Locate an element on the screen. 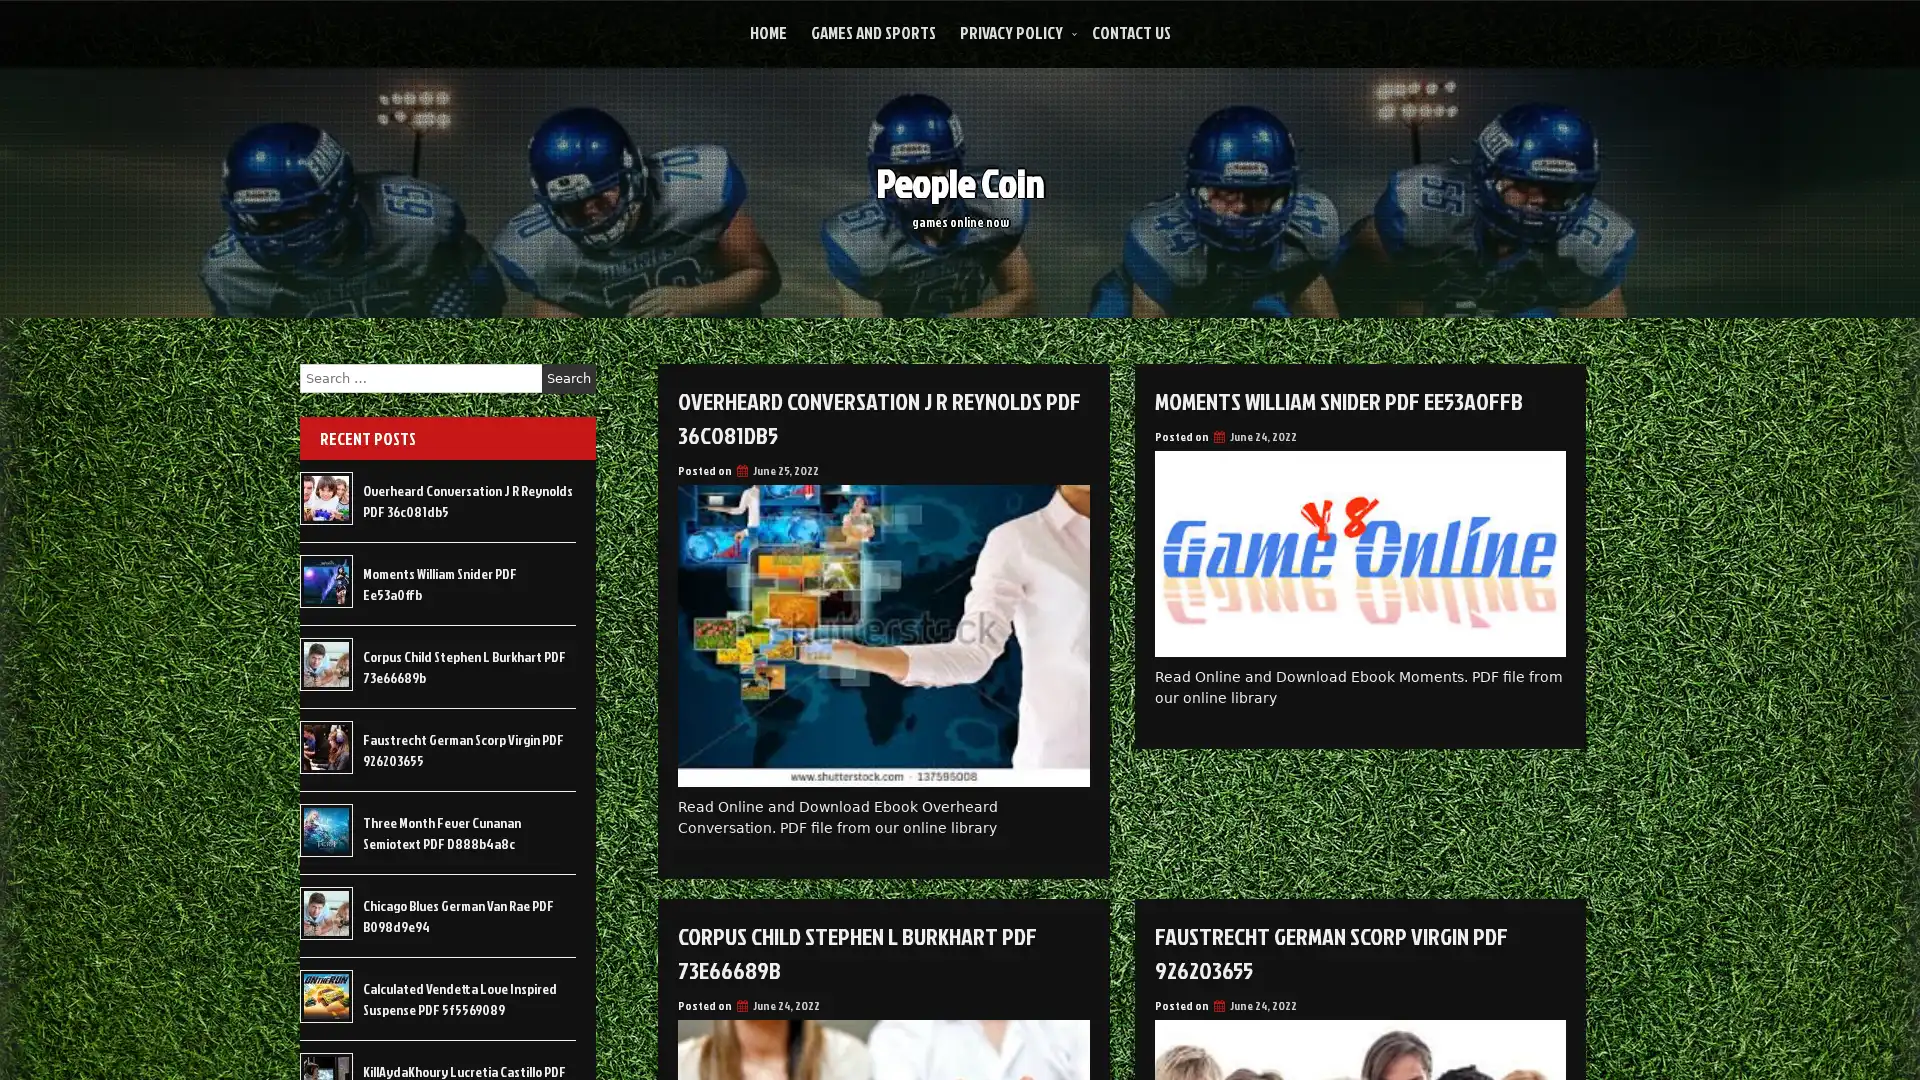  Search is located at coordinates (568, 378).